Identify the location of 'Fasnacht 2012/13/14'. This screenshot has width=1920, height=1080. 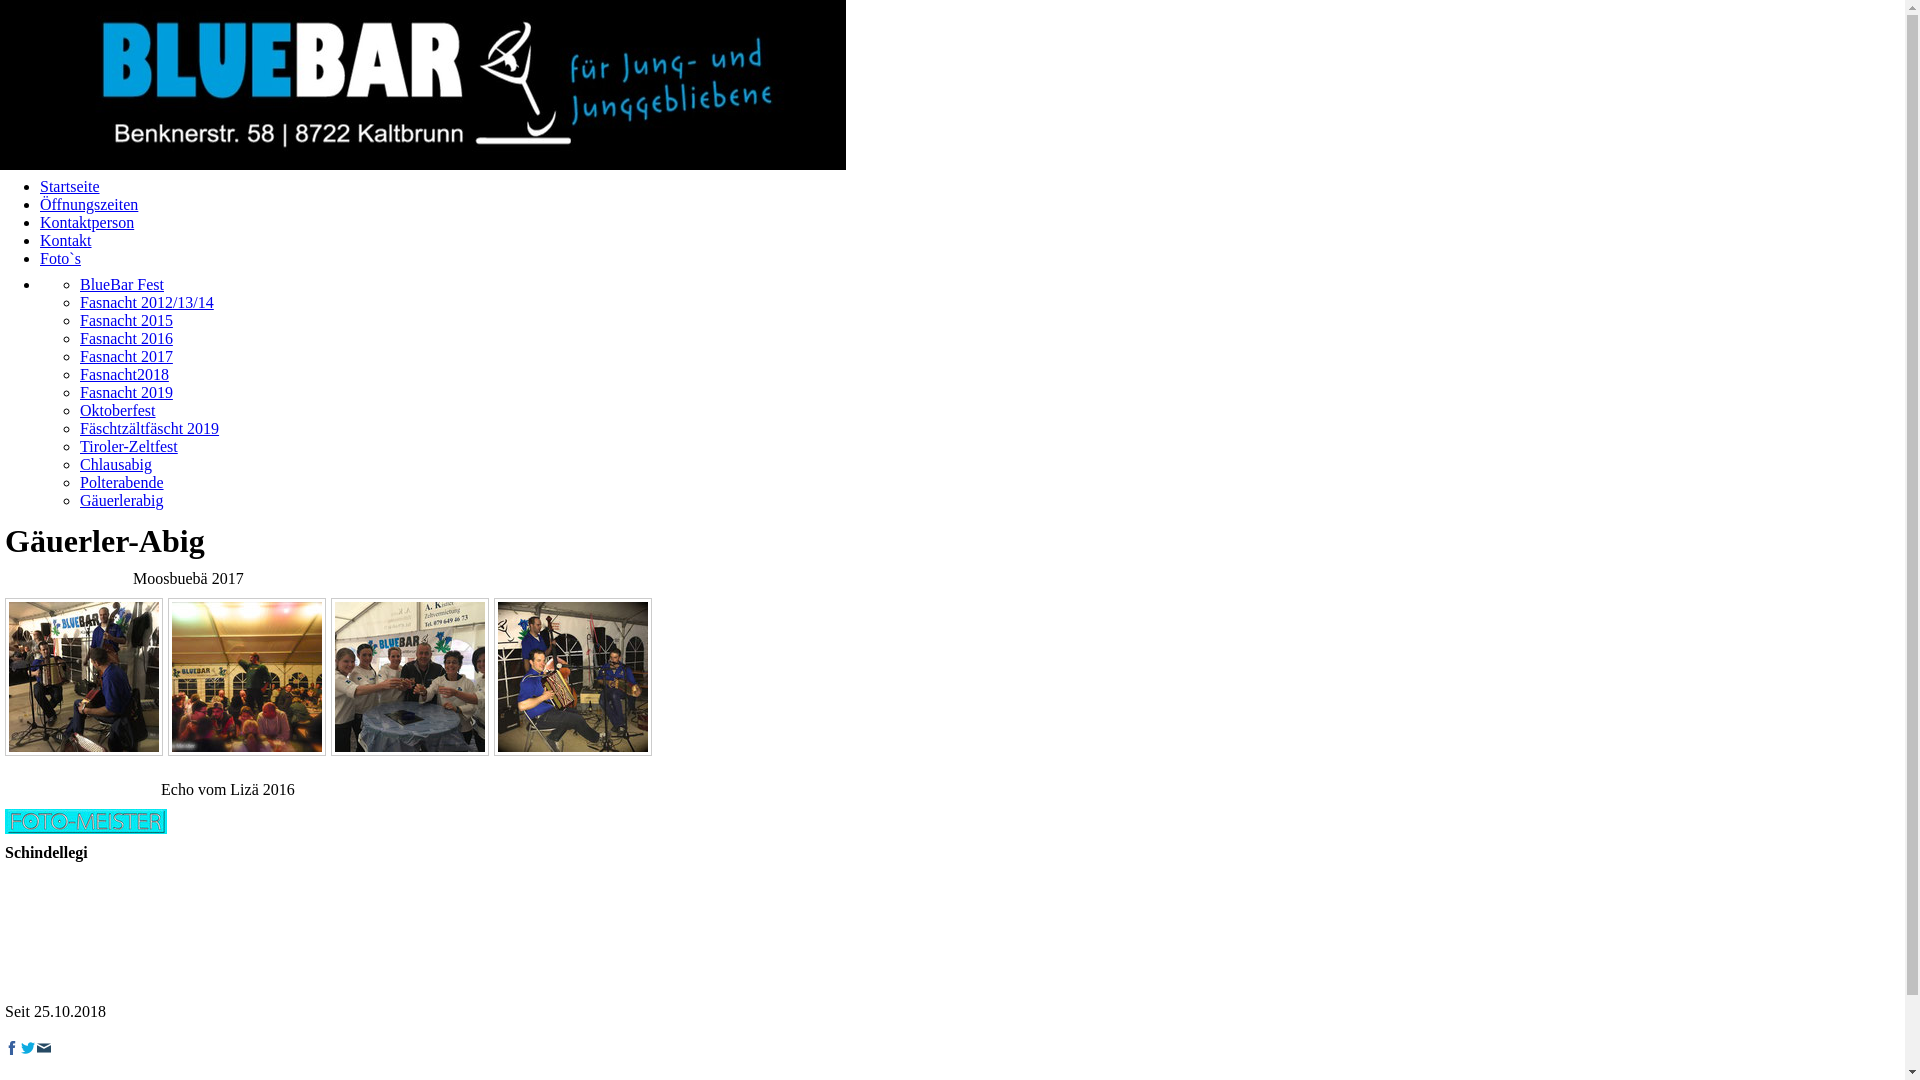
(146, 302).